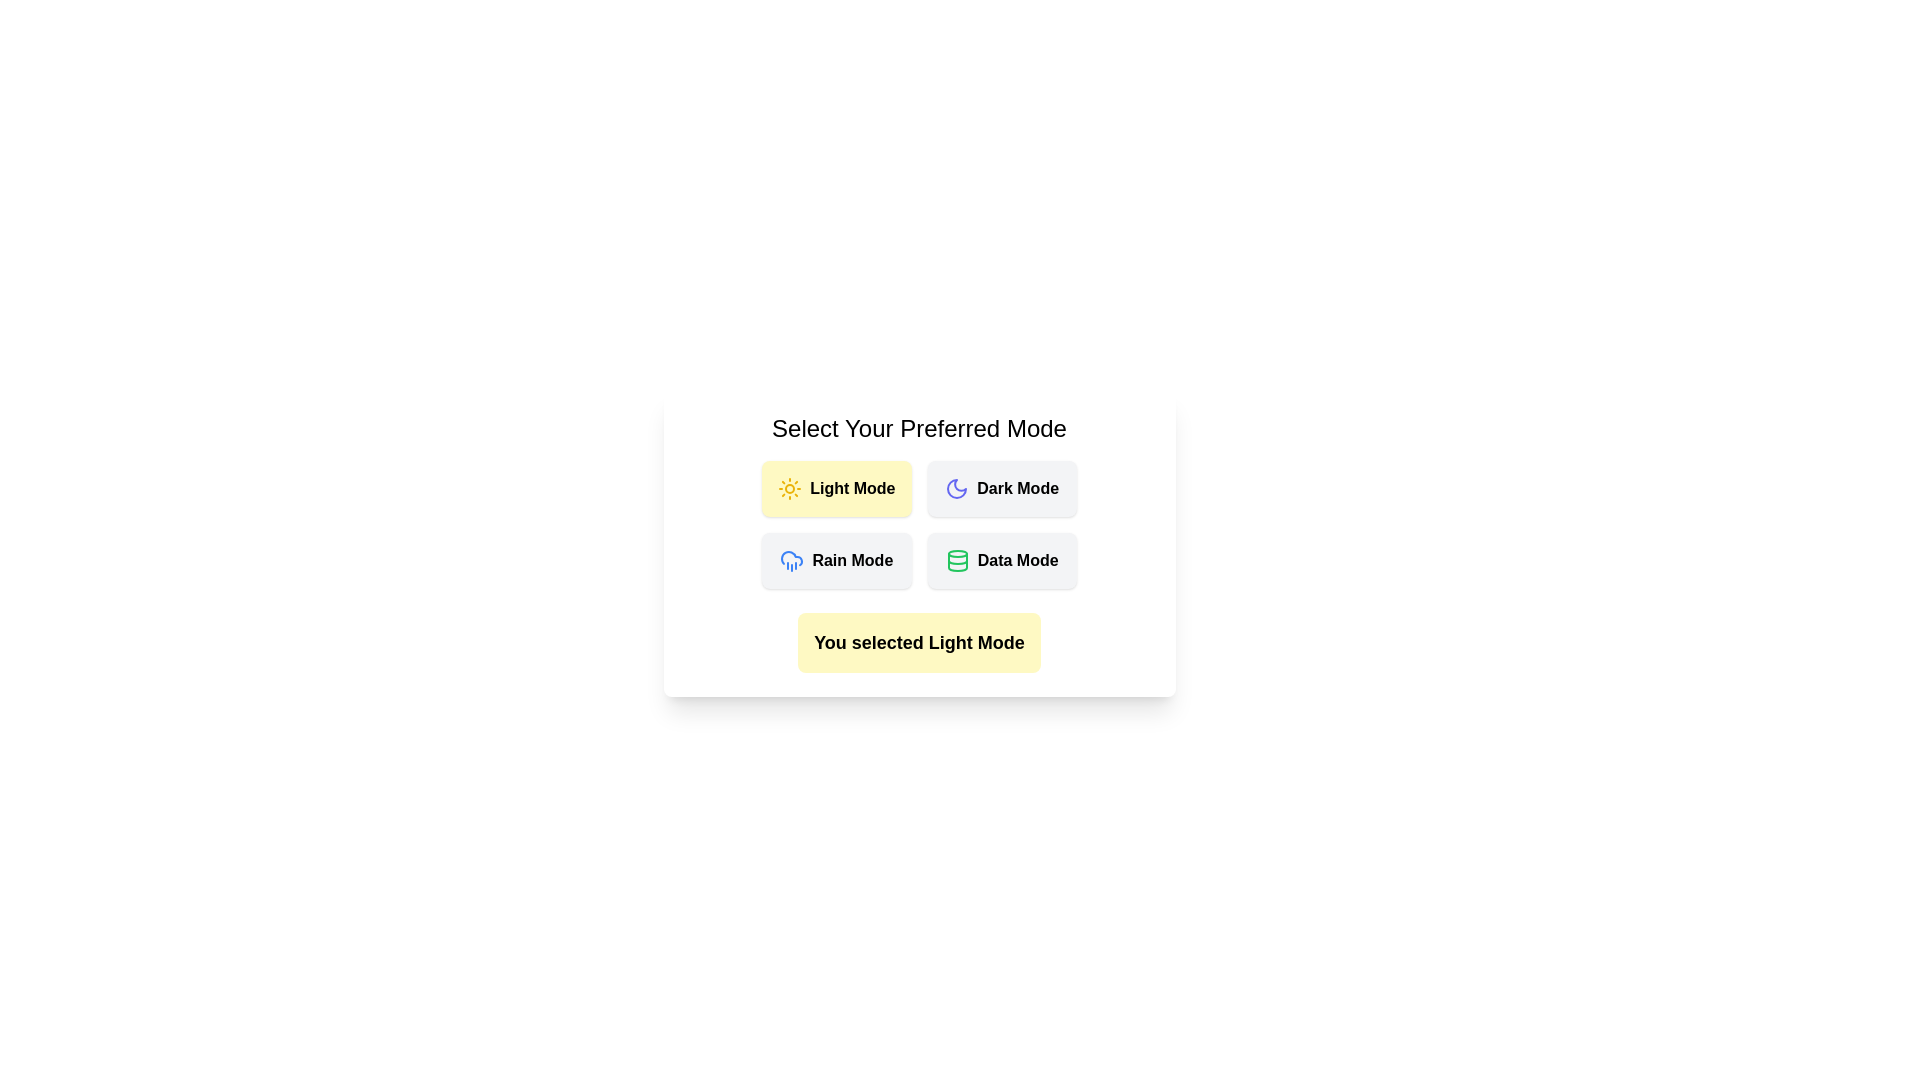 The height and width of the screenshot is (1080, 1920). I want to click on the 'Rain Mode' button located in the lower left section of the mode selector grid, so click(836, 560).